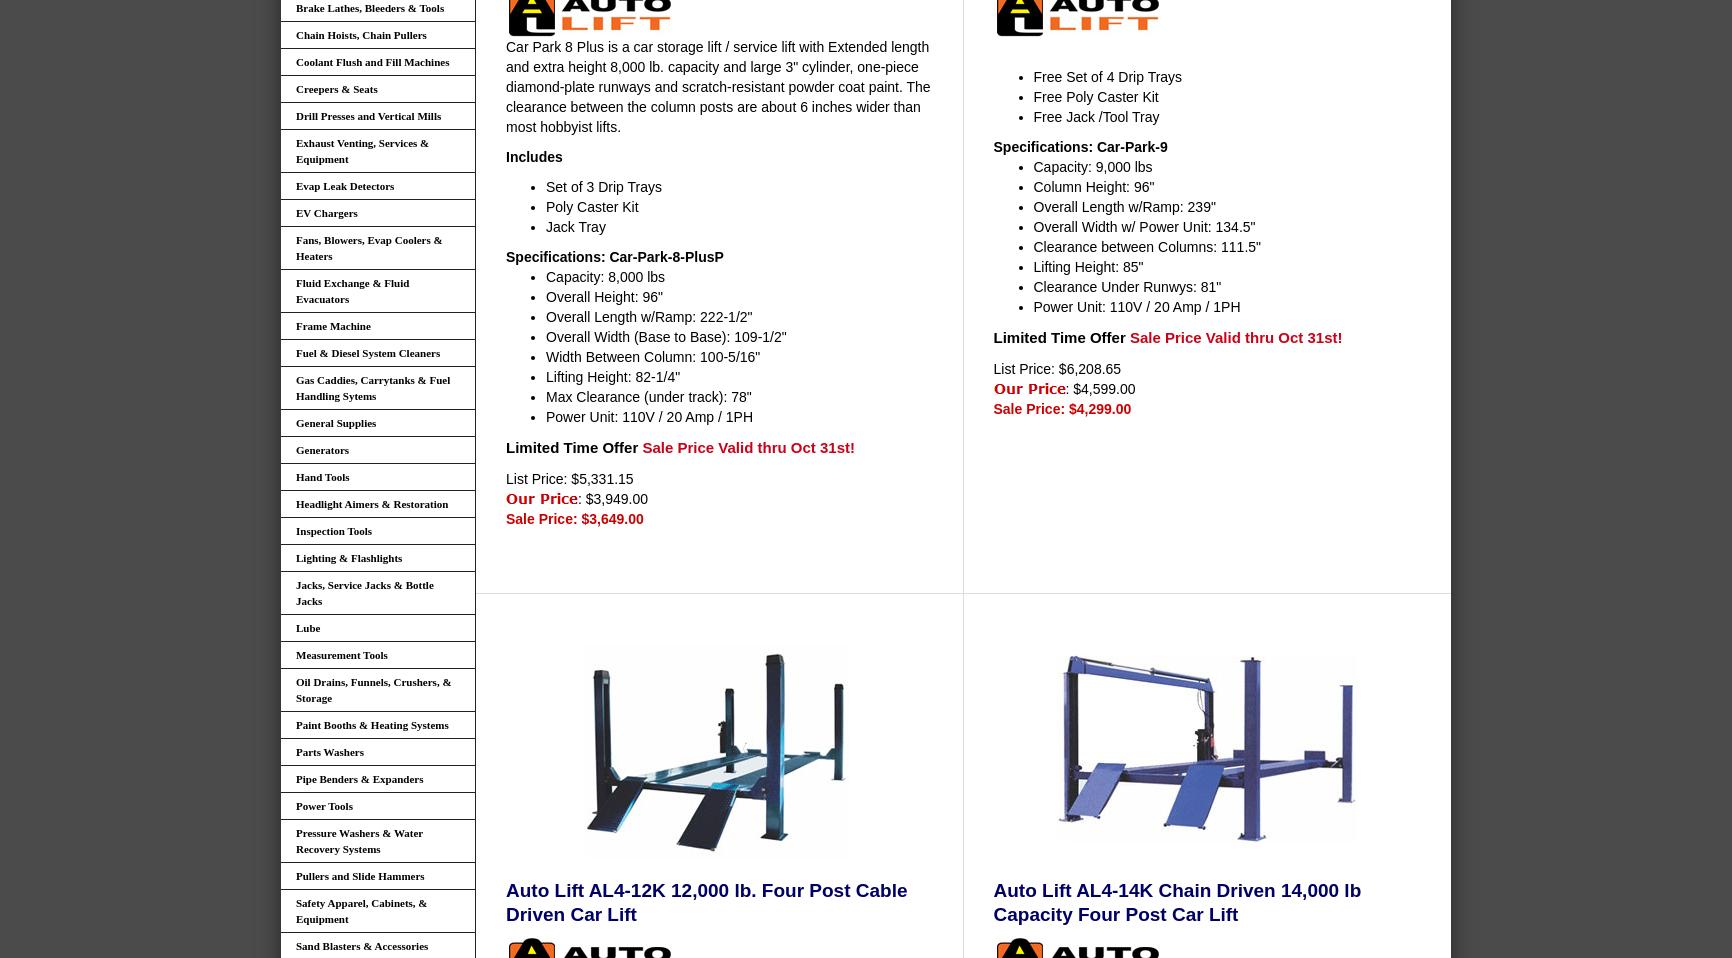 The image size is (1732, 958). Describe the element at coordinates (294, 449) in the screenshot. I see `'Generators'` at that location.